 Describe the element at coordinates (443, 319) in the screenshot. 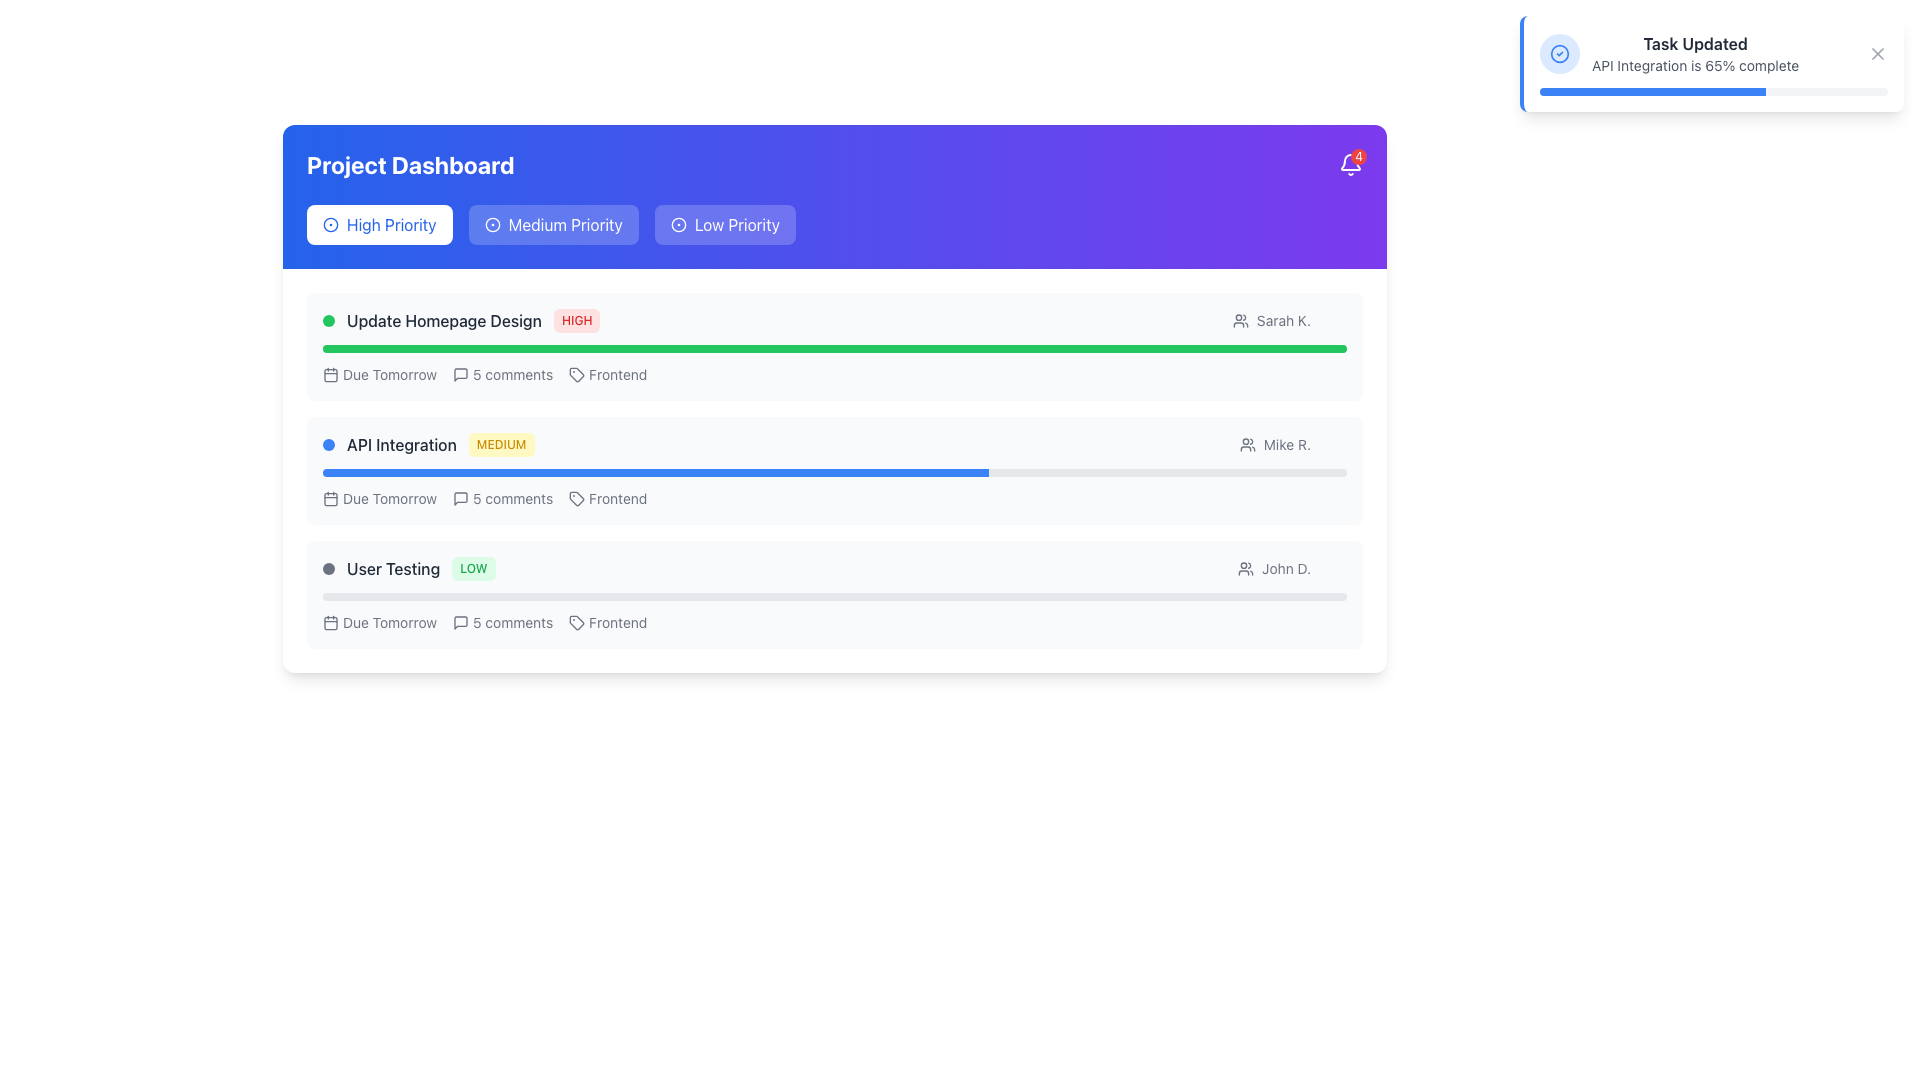

I see `the task title text label for 'Update Homepage Design' in the High Priority section of the Project Dashboard` at that location.